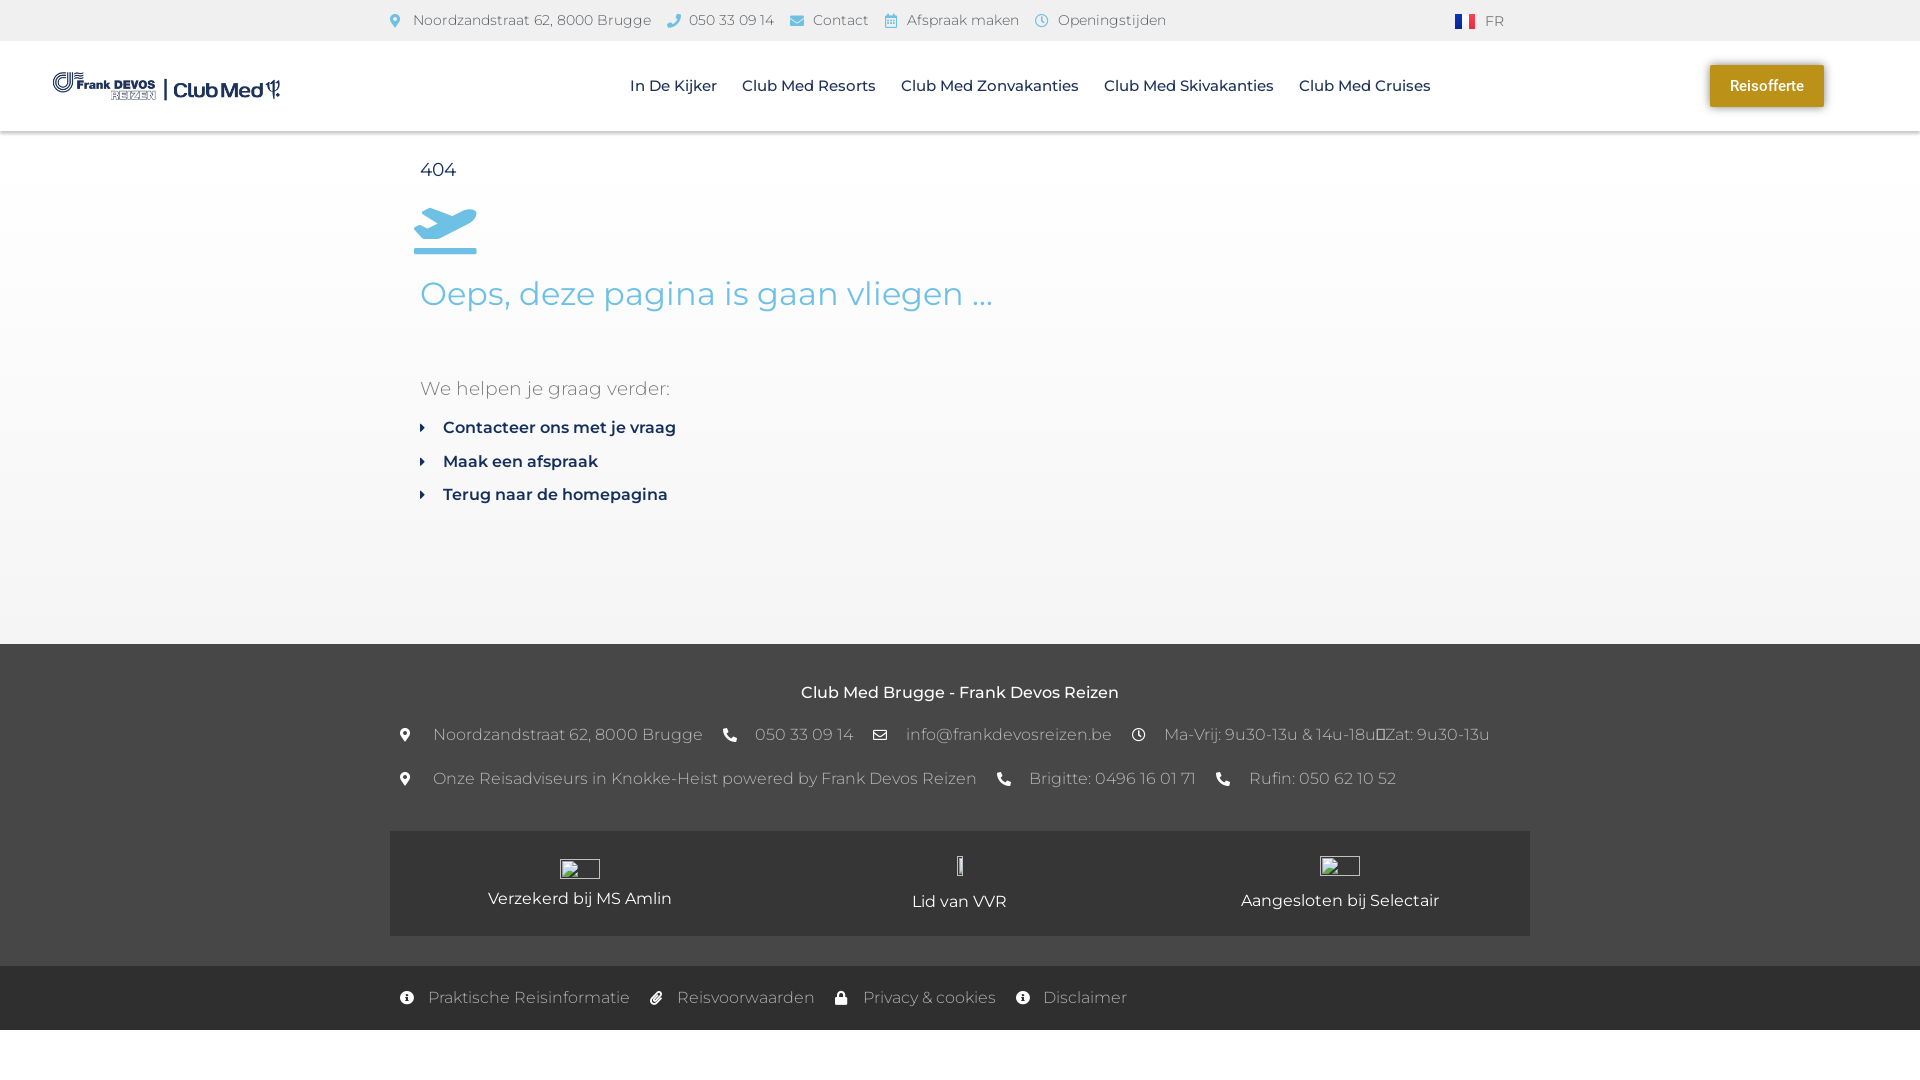 The height and width of the screenshot is (1080, 1920). Describe the element at coordinates (1305, 778) in the screenshot. I see `'Rufin: 050 62 10 52'` at that location.